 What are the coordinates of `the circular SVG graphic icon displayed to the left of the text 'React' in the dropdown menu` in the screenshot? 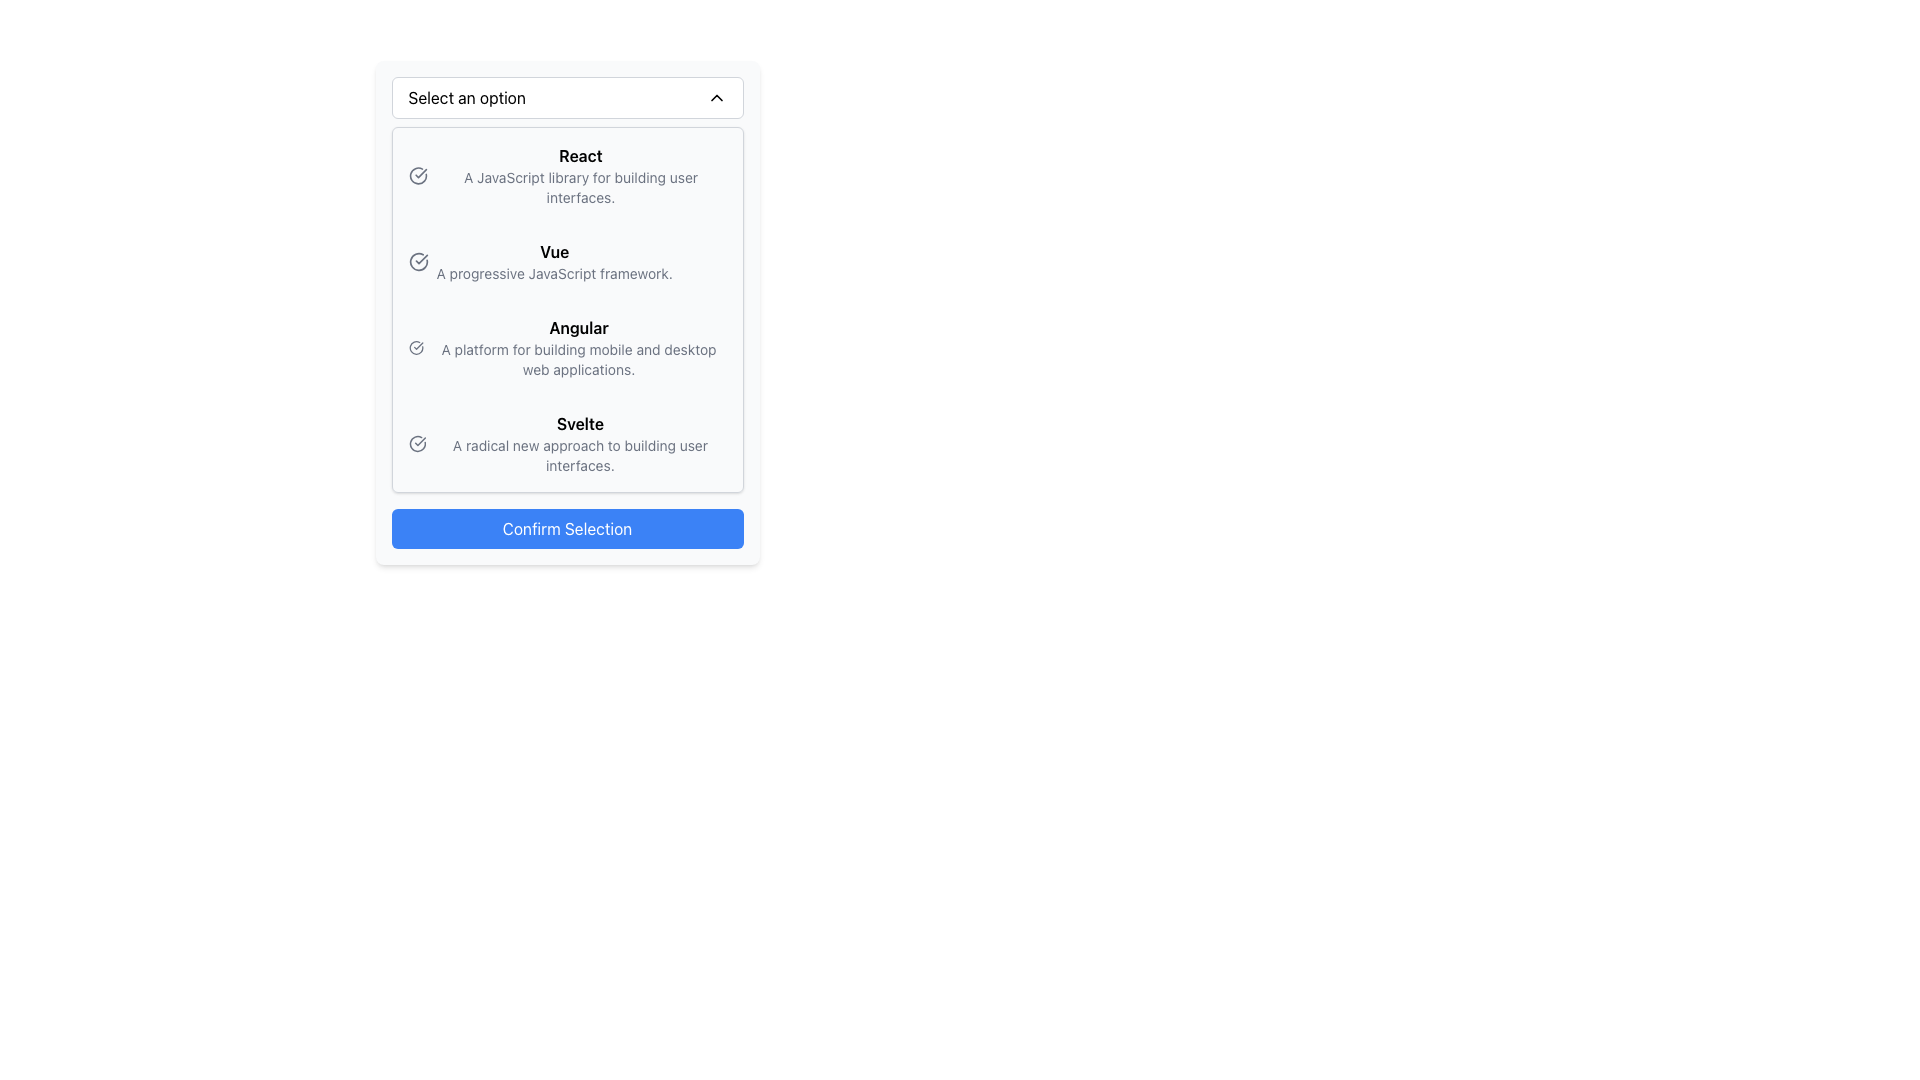 It's located at (416, 173).